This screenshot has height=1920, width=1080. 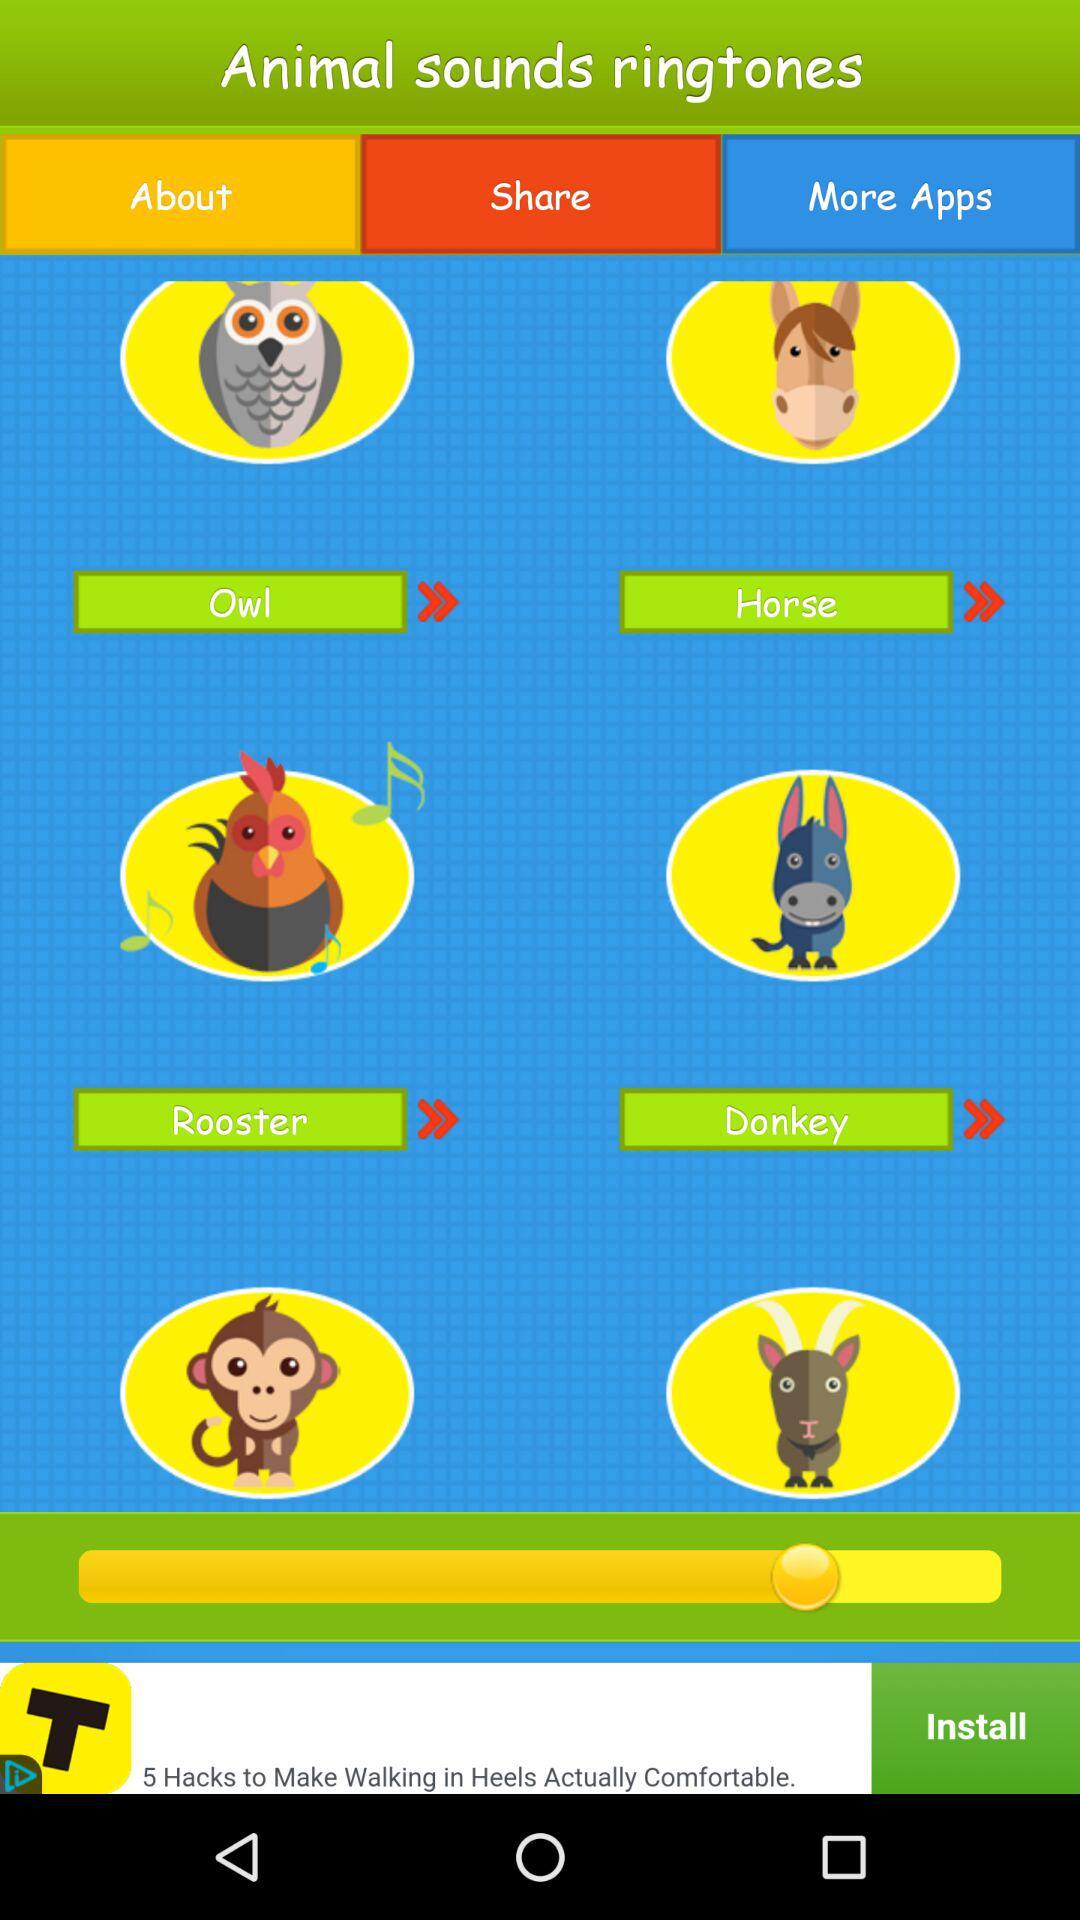 What do you see at coordinates (180, 194) in the screenshot?
I see `the icon at the top left corner` at bounding box center [180, 194].